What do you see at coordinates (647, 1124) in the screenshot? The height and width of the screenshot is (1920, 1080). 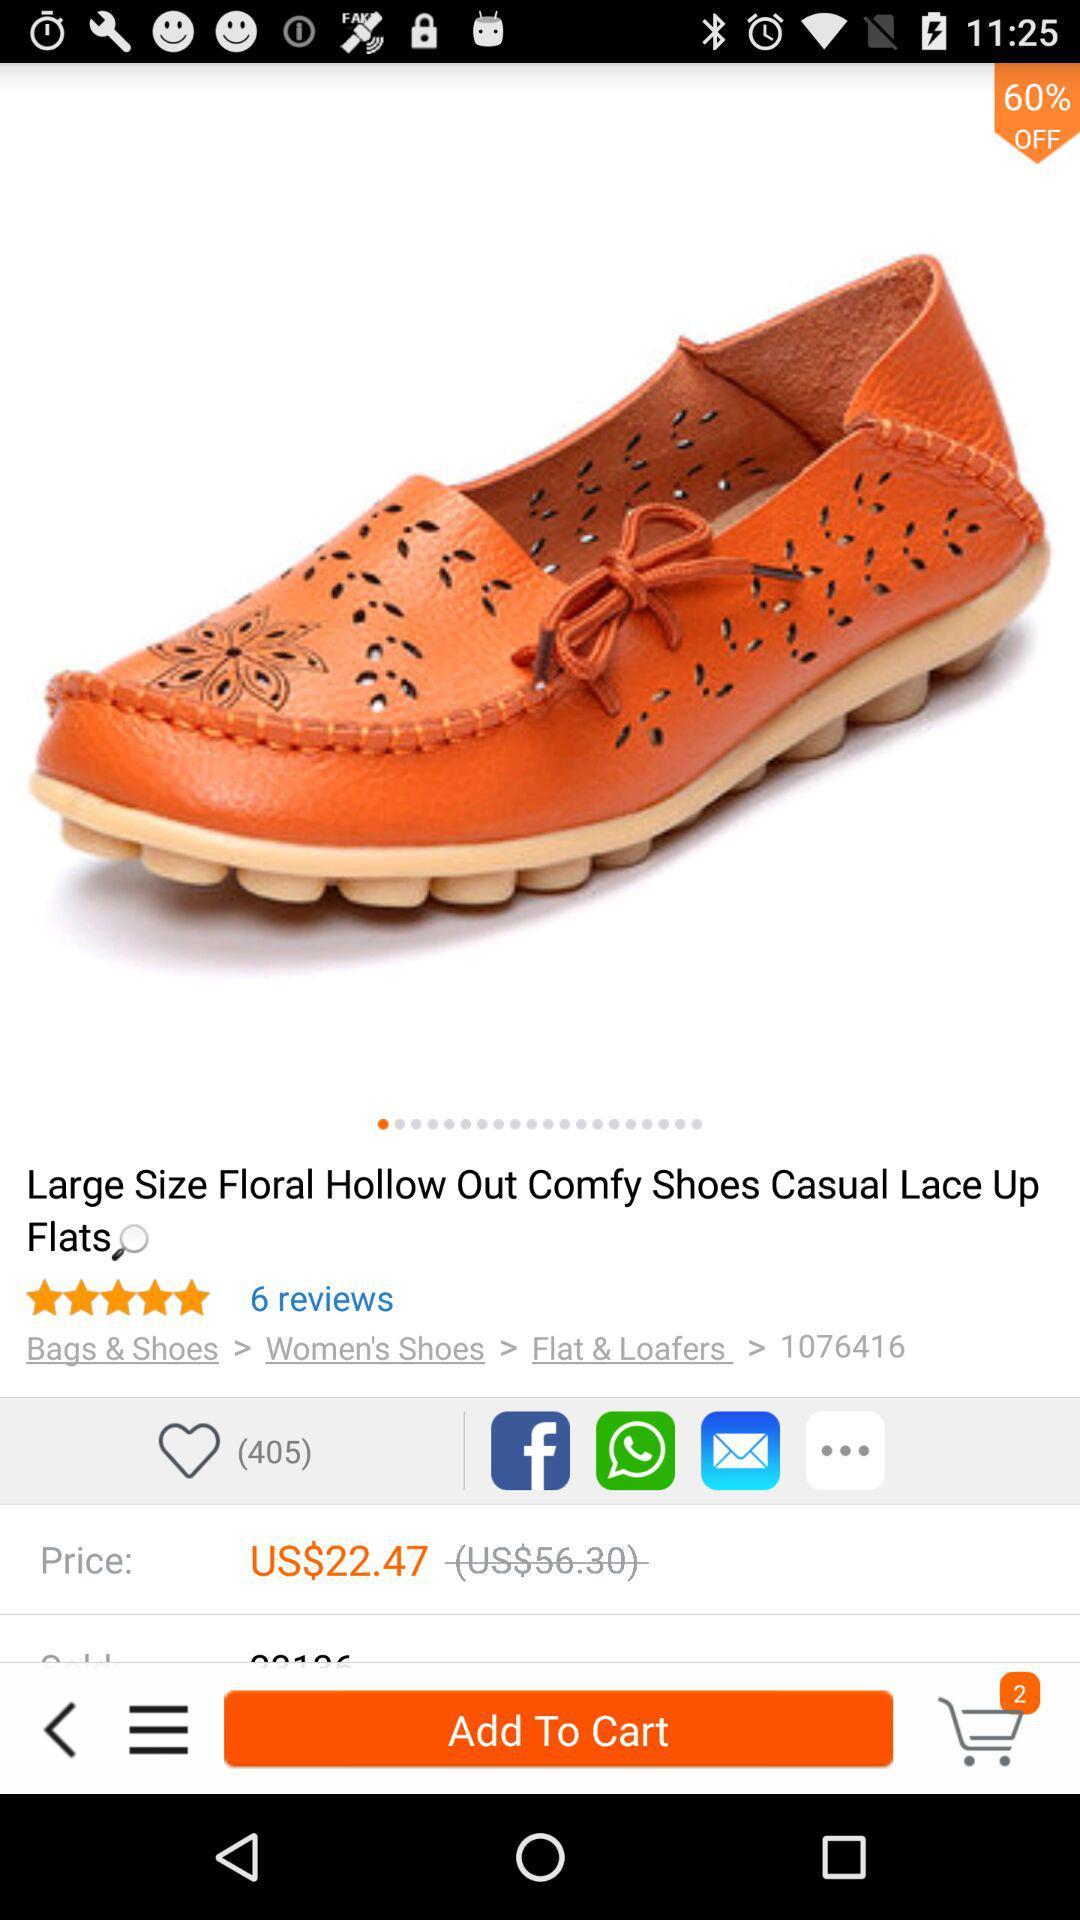 I see `this page` at bounding box center [647, 1124].